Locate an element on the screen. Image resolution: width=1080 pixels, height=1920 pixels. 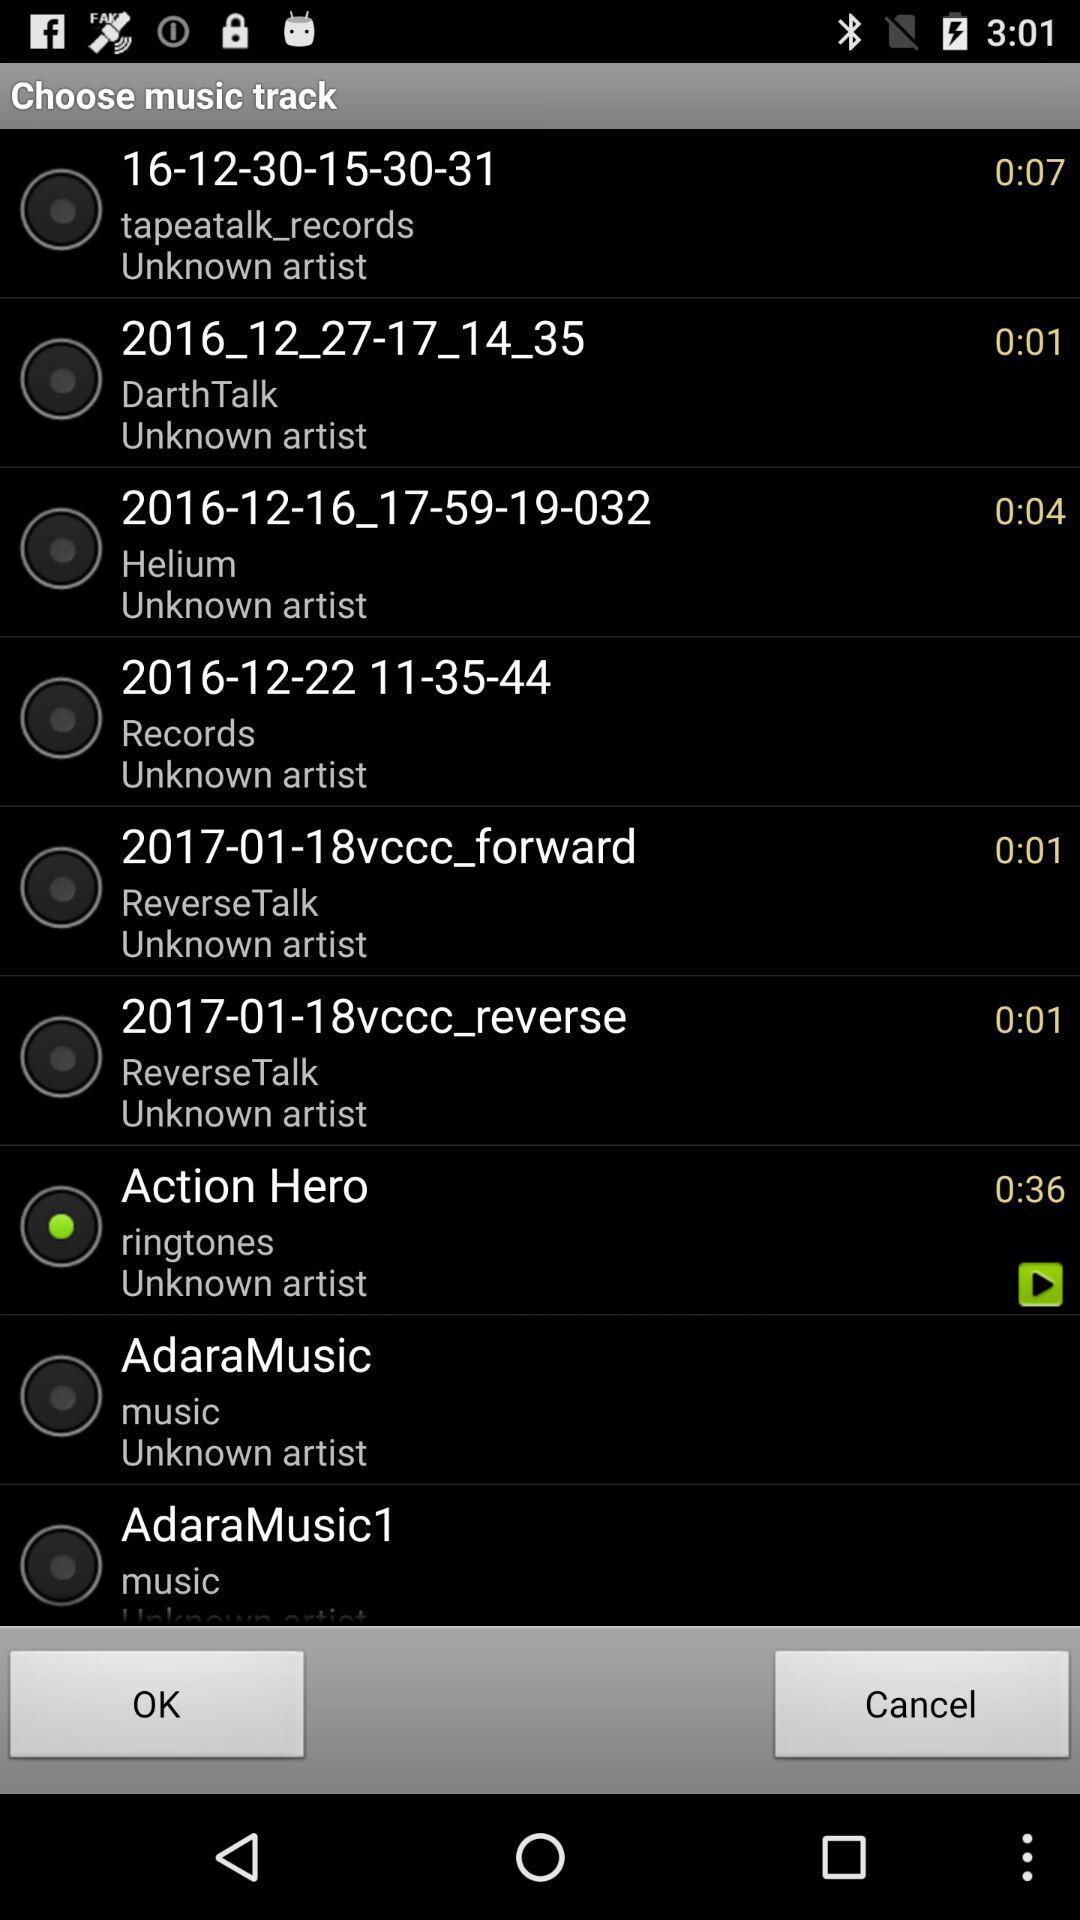
button next to the ok button is located at coordinates (922, 1708).